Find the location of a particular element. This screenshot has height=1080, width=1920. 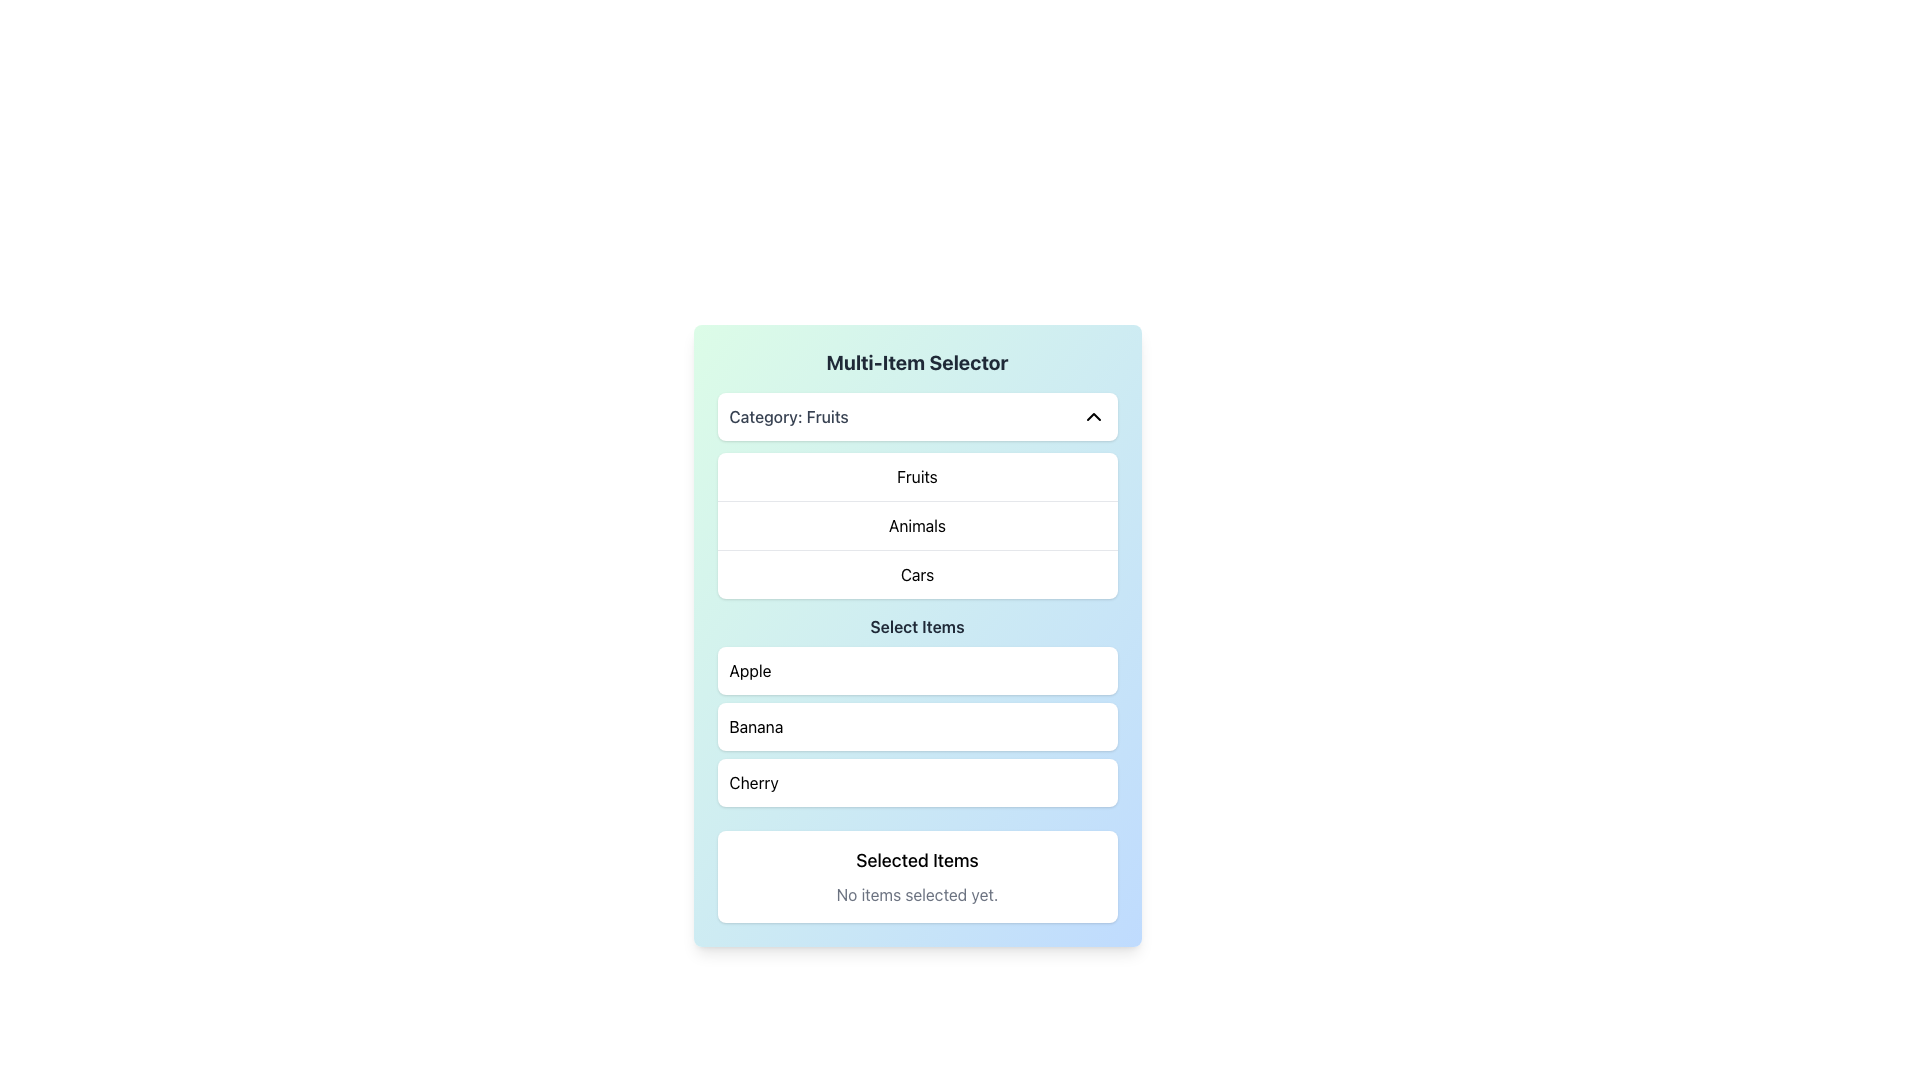

the 'Animals' menu item in the dropdown menu is located at coordinates (916, 524).